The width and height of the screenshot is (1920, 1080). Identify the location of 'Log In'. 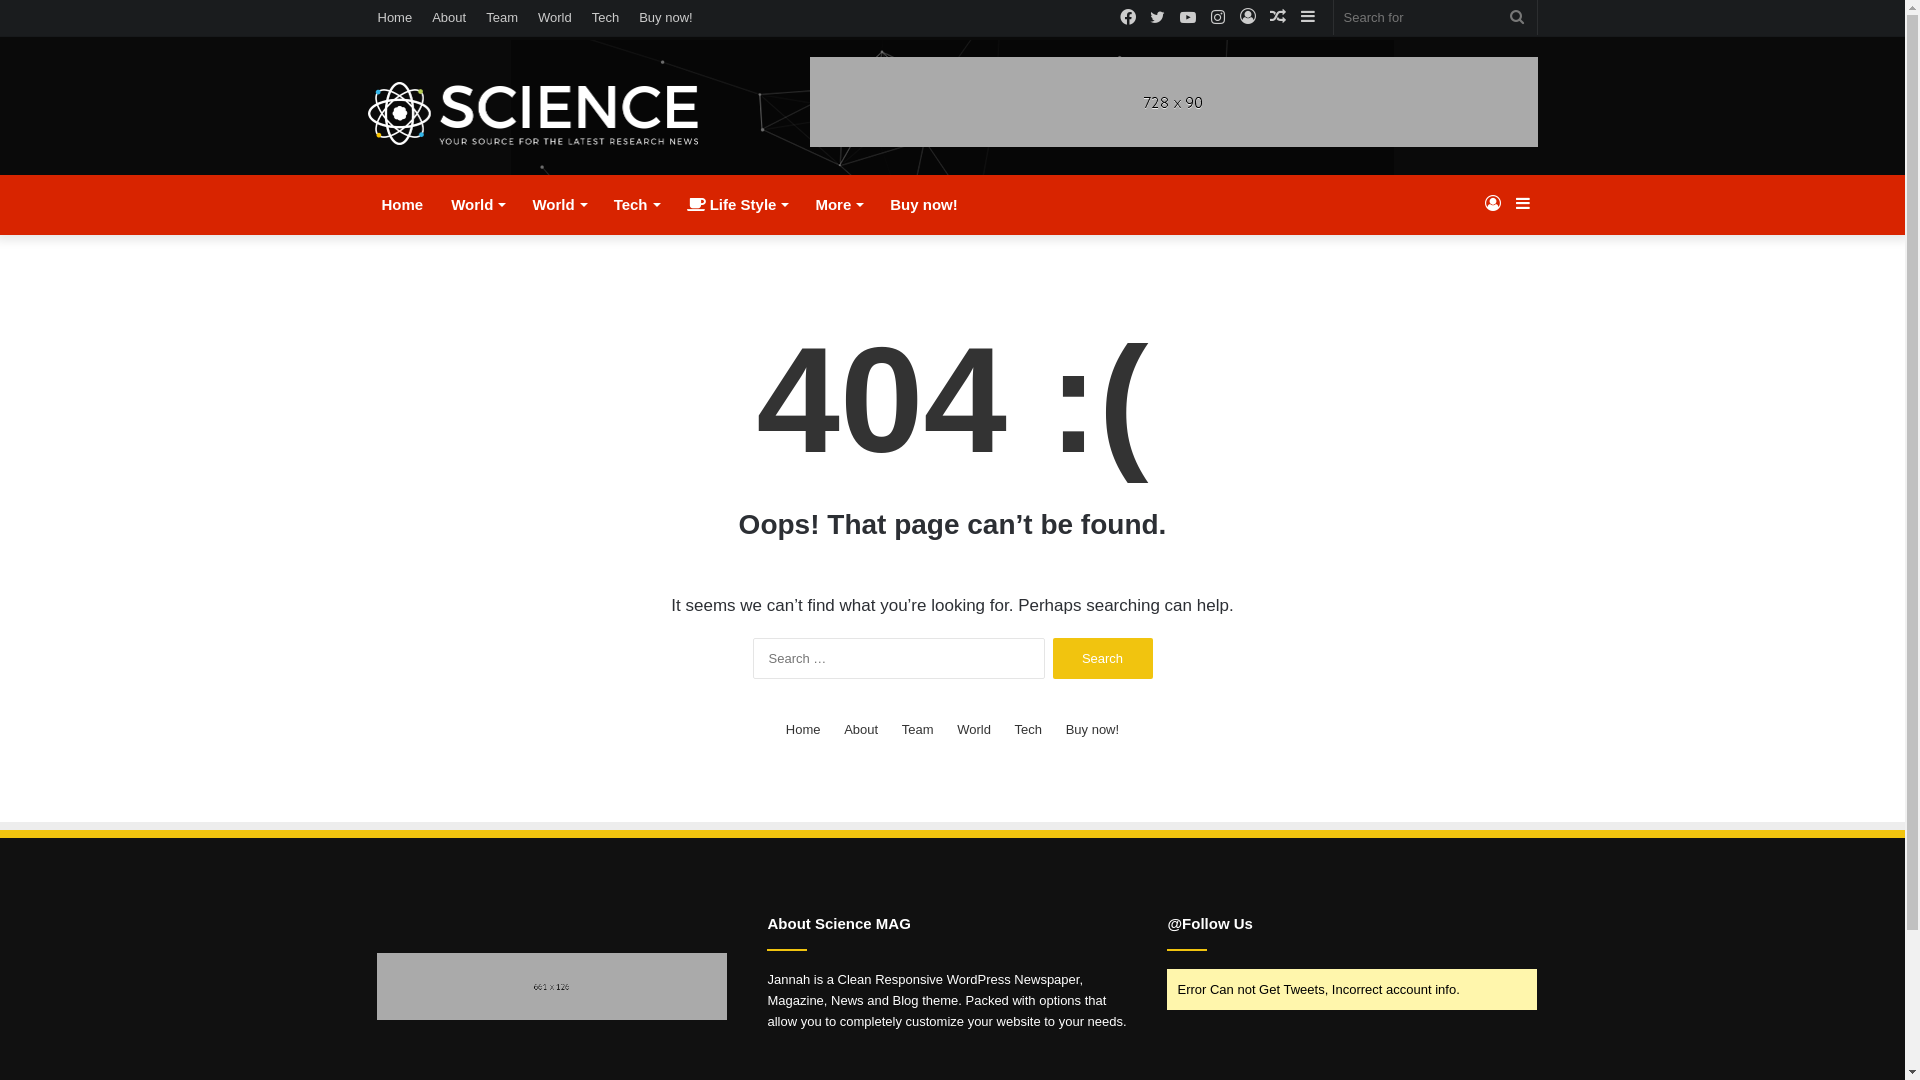
(1492, 204).